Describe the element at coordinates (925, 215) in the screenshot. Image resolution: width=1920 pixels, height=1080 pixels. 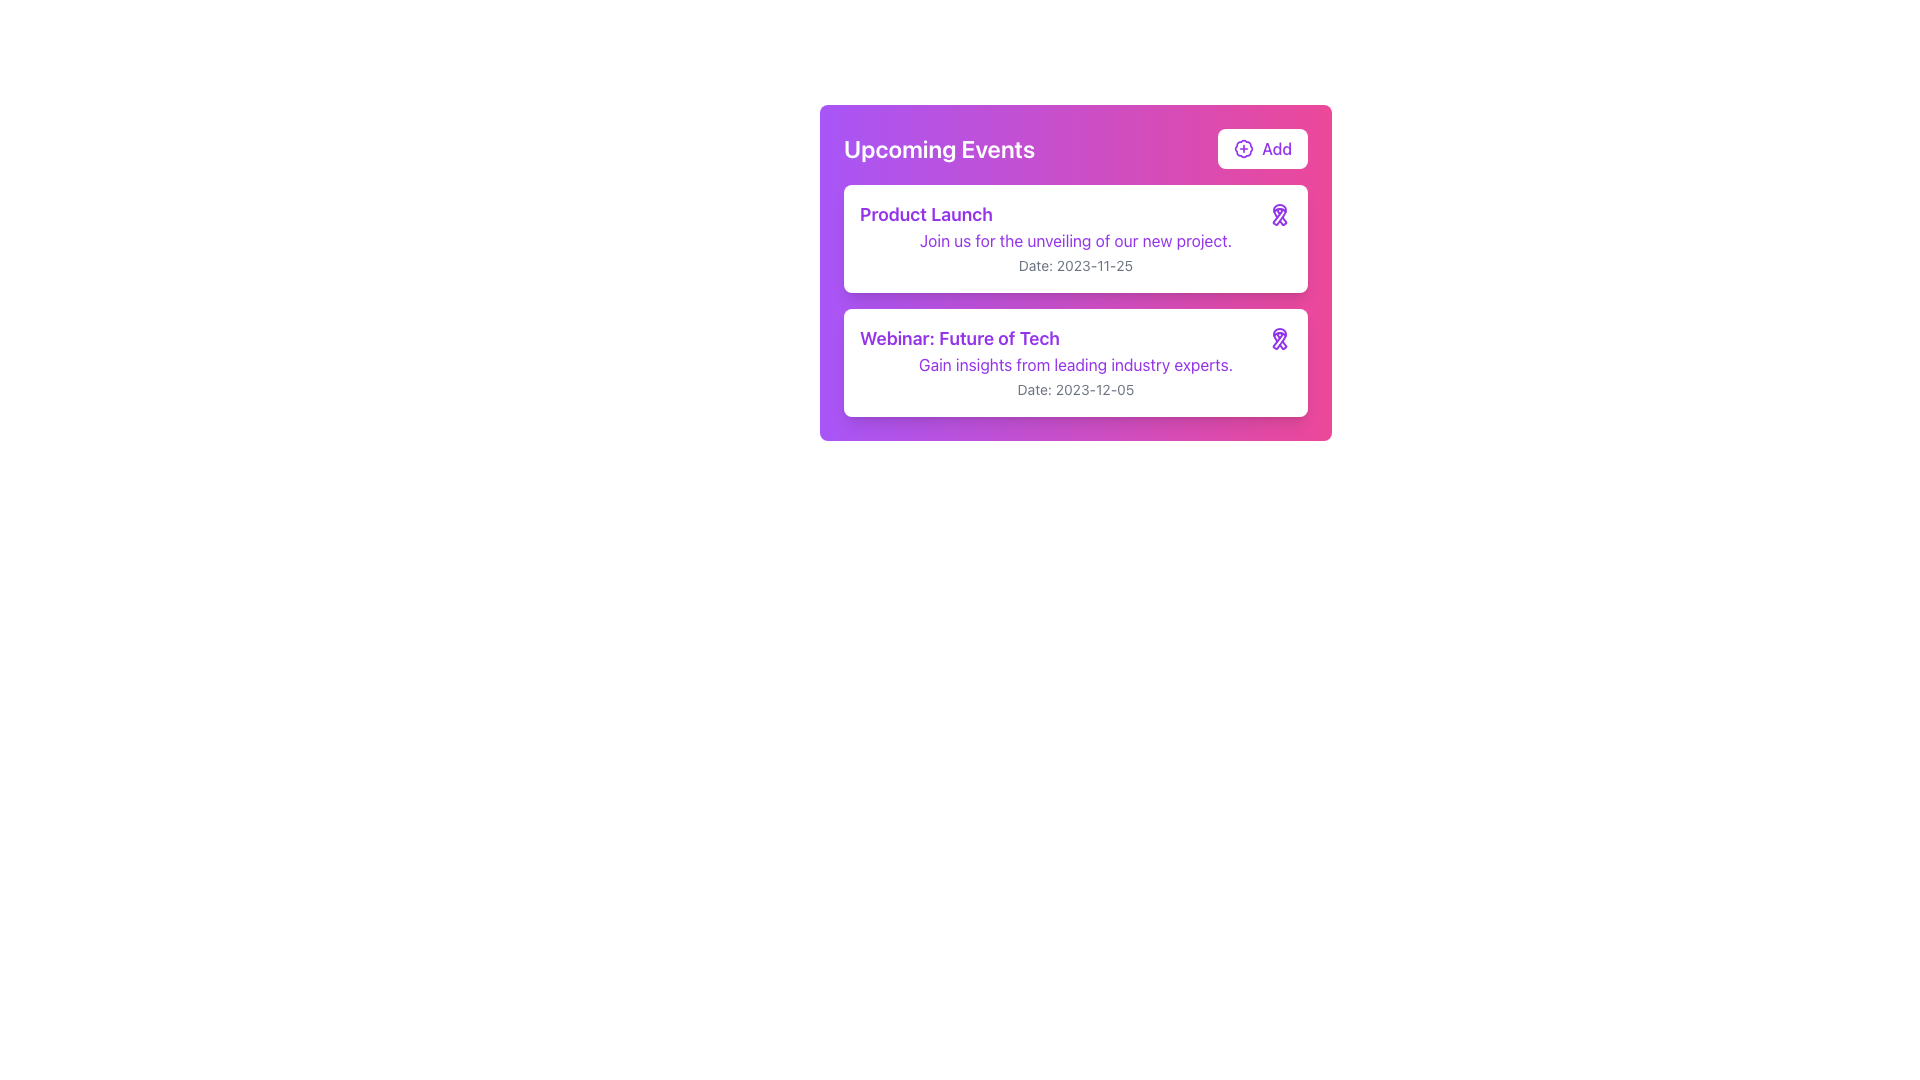
I see `the text label reading 'Product Launch', which is located in the top-left section of a white panel within the gradient background widget labeled 'Upcoming Events'` at that location.